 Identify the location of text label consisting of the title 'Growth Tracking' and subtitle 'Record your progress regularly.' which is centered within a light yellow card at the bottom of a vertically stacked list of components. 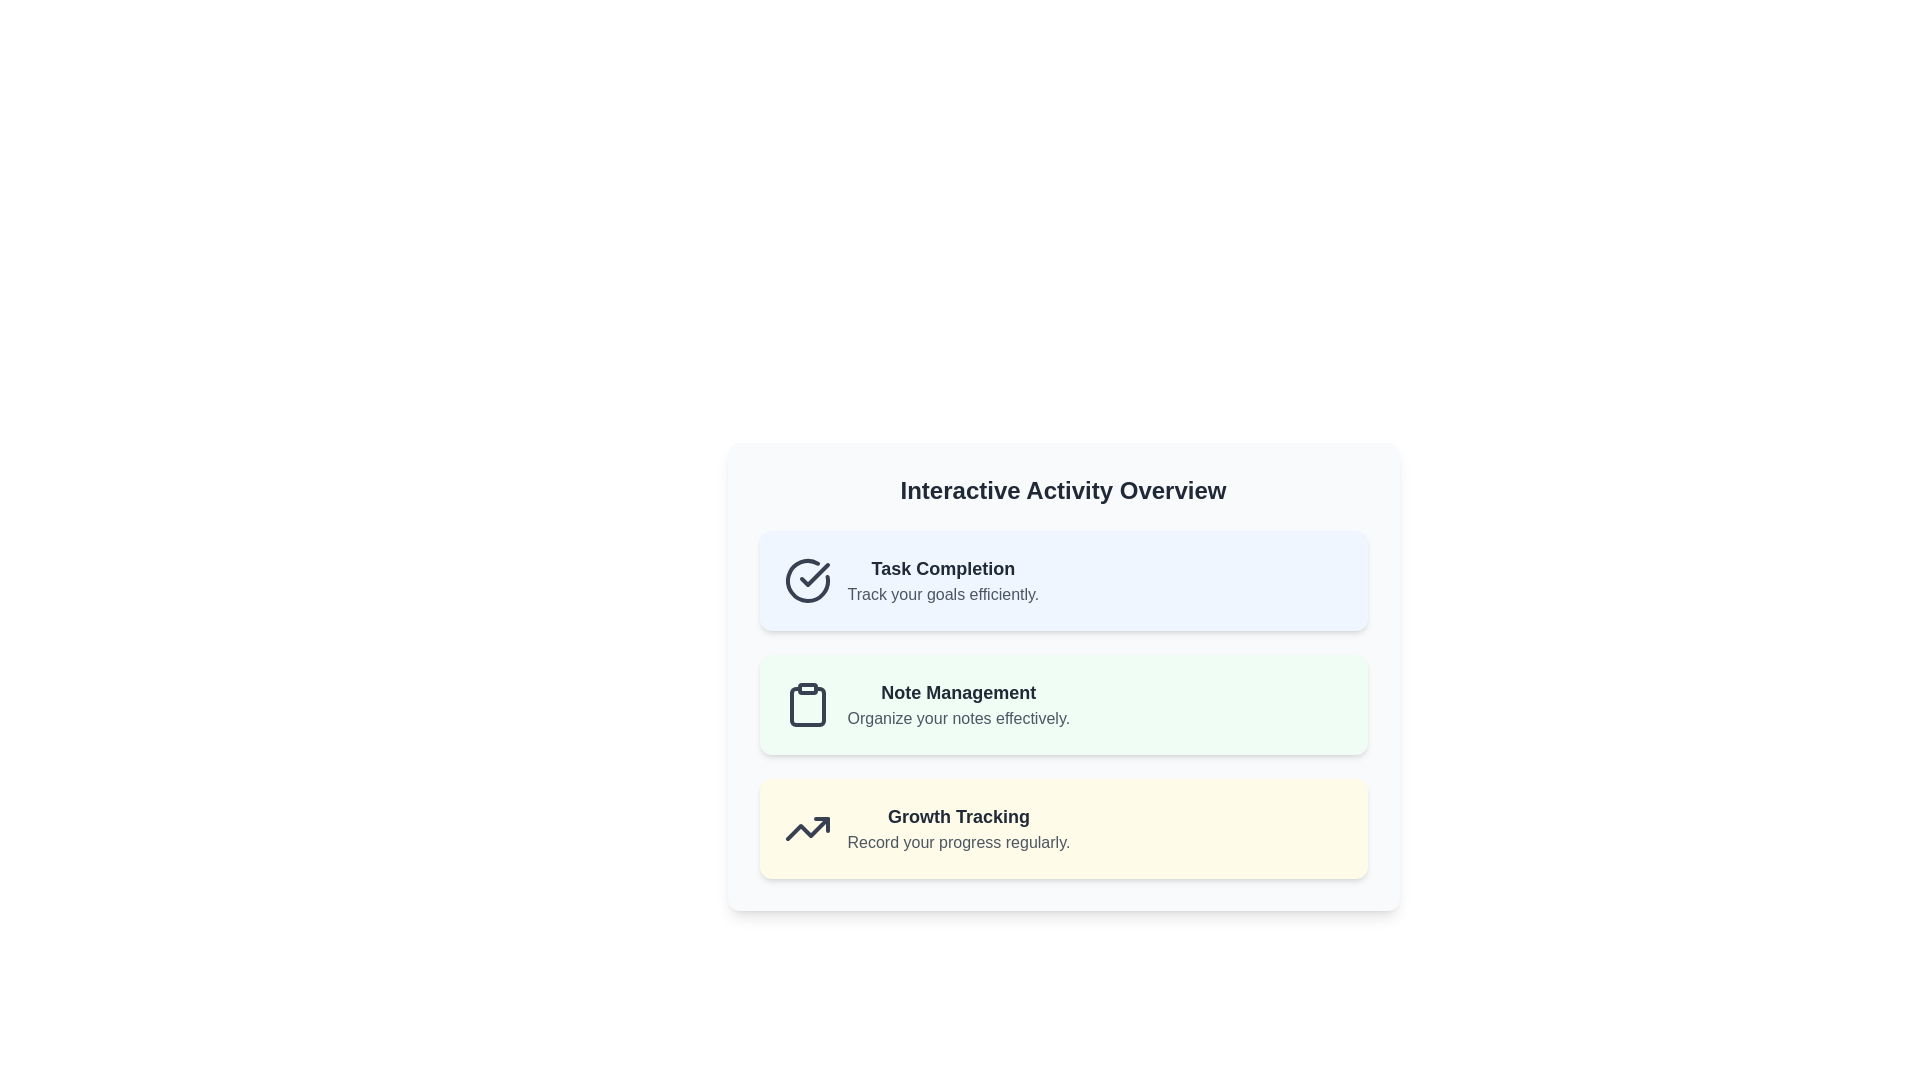
(958, 829).